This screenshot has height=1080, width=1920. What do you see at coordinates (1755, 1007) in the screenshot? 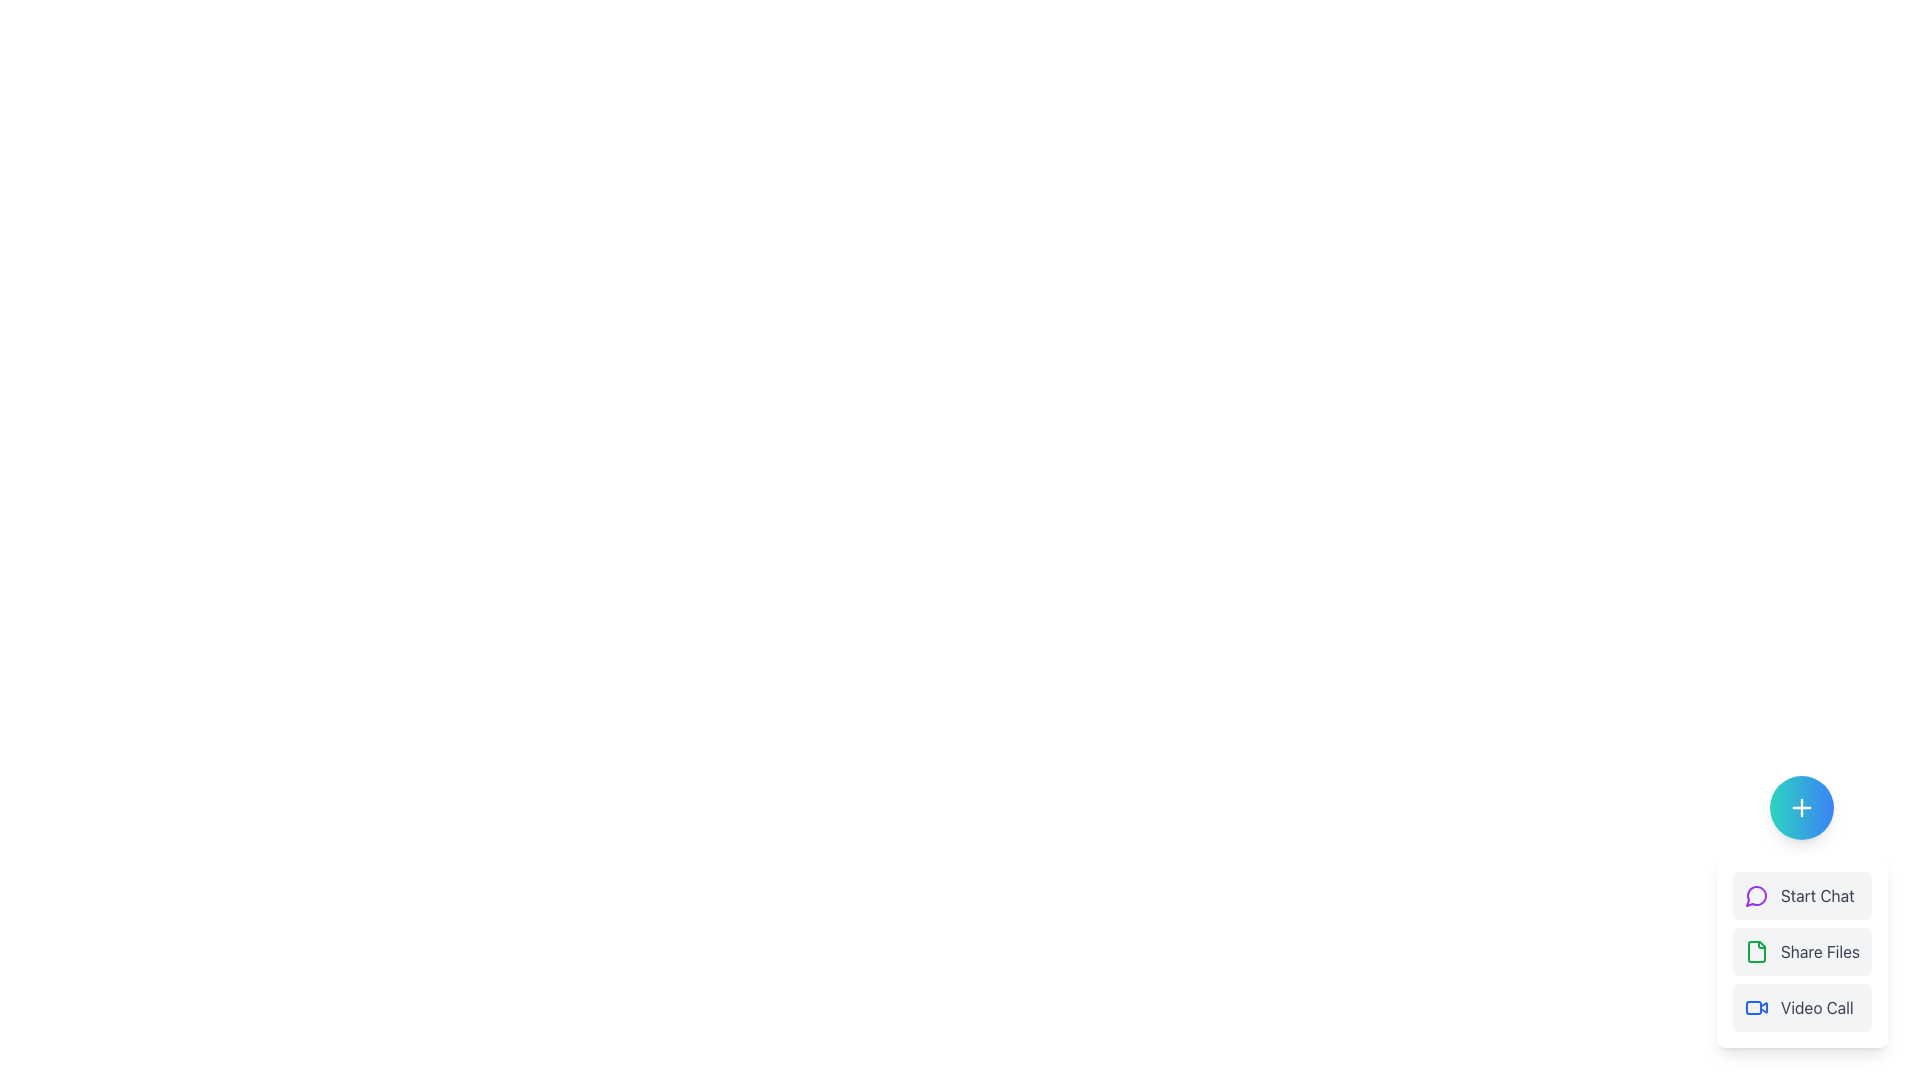
I see `the video call icon located within the 'Video Call' button at the bottom of the vertical list of buttons` at bounding box center [1755, 1007].